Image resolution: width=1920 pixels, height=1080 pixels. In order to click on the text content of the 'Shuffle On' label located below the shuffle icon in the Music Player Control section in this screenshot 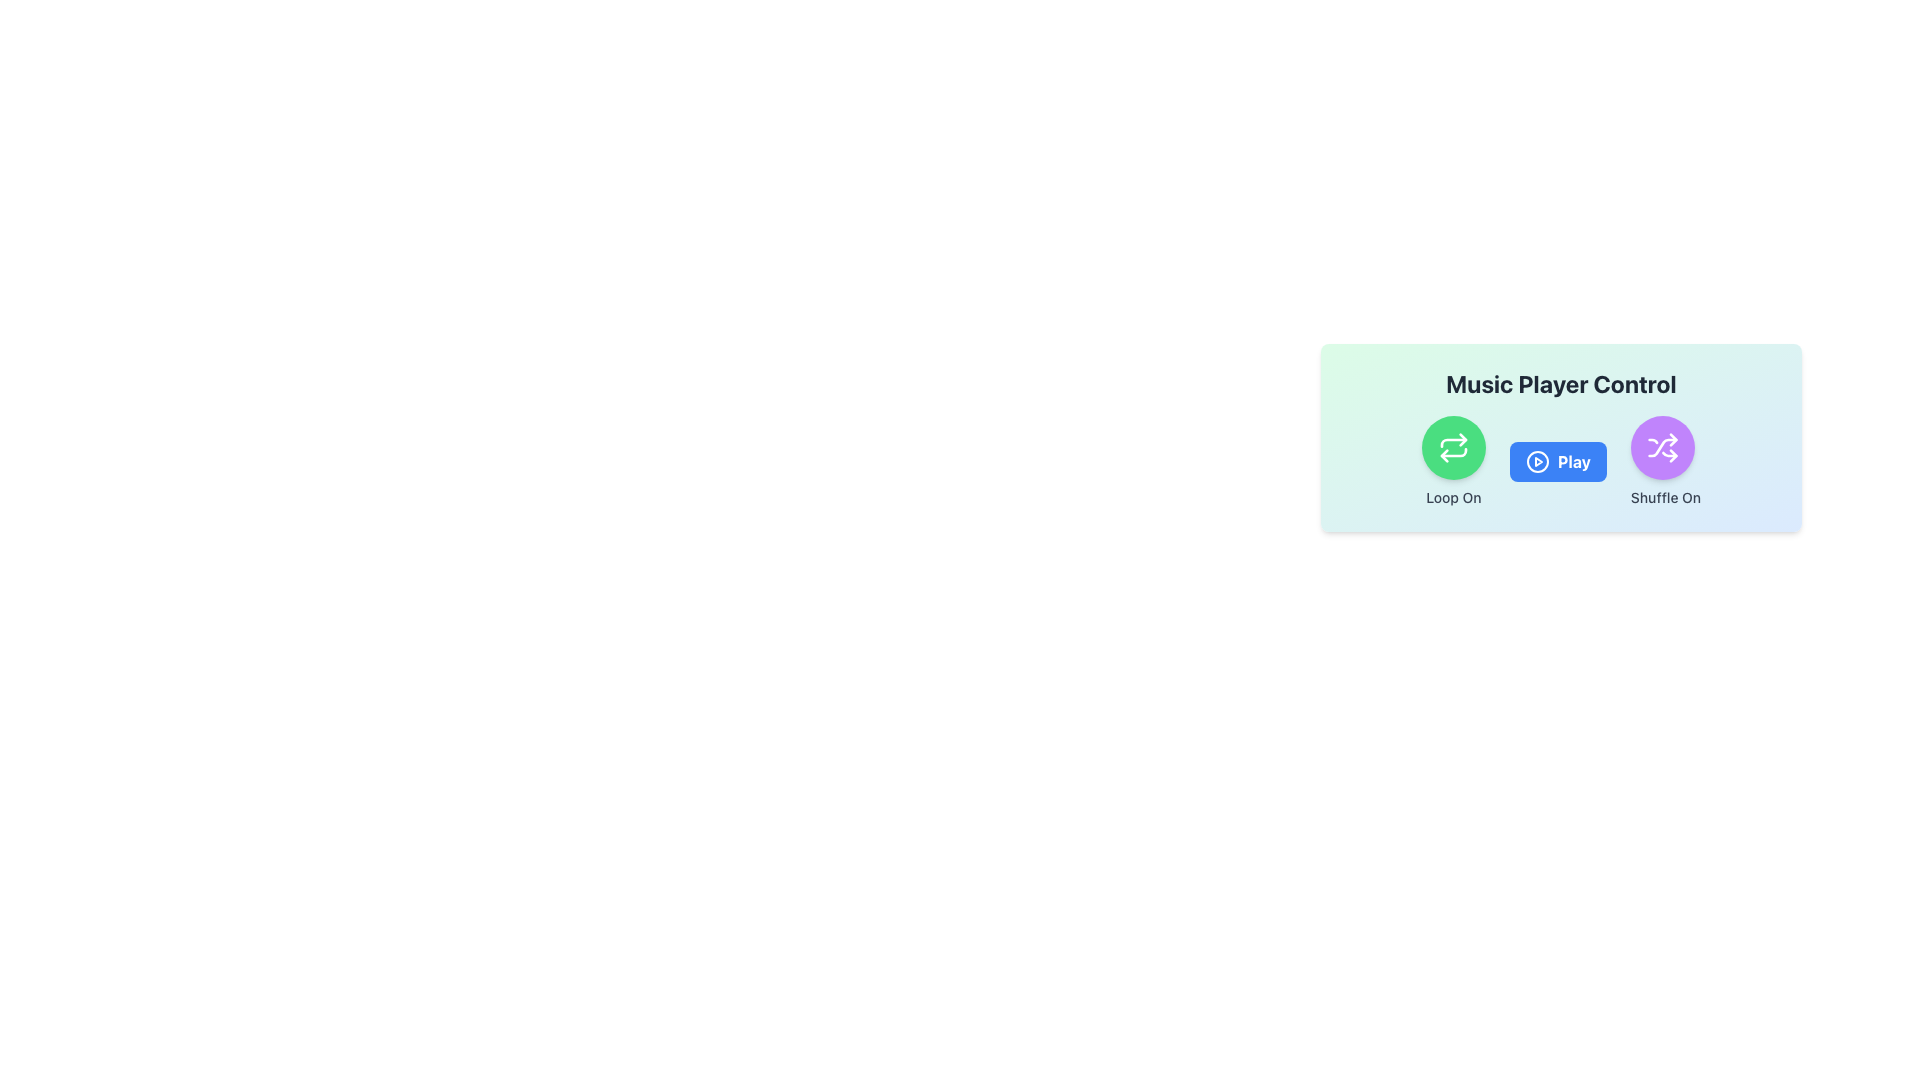, I will do `click(1665, 496)`.